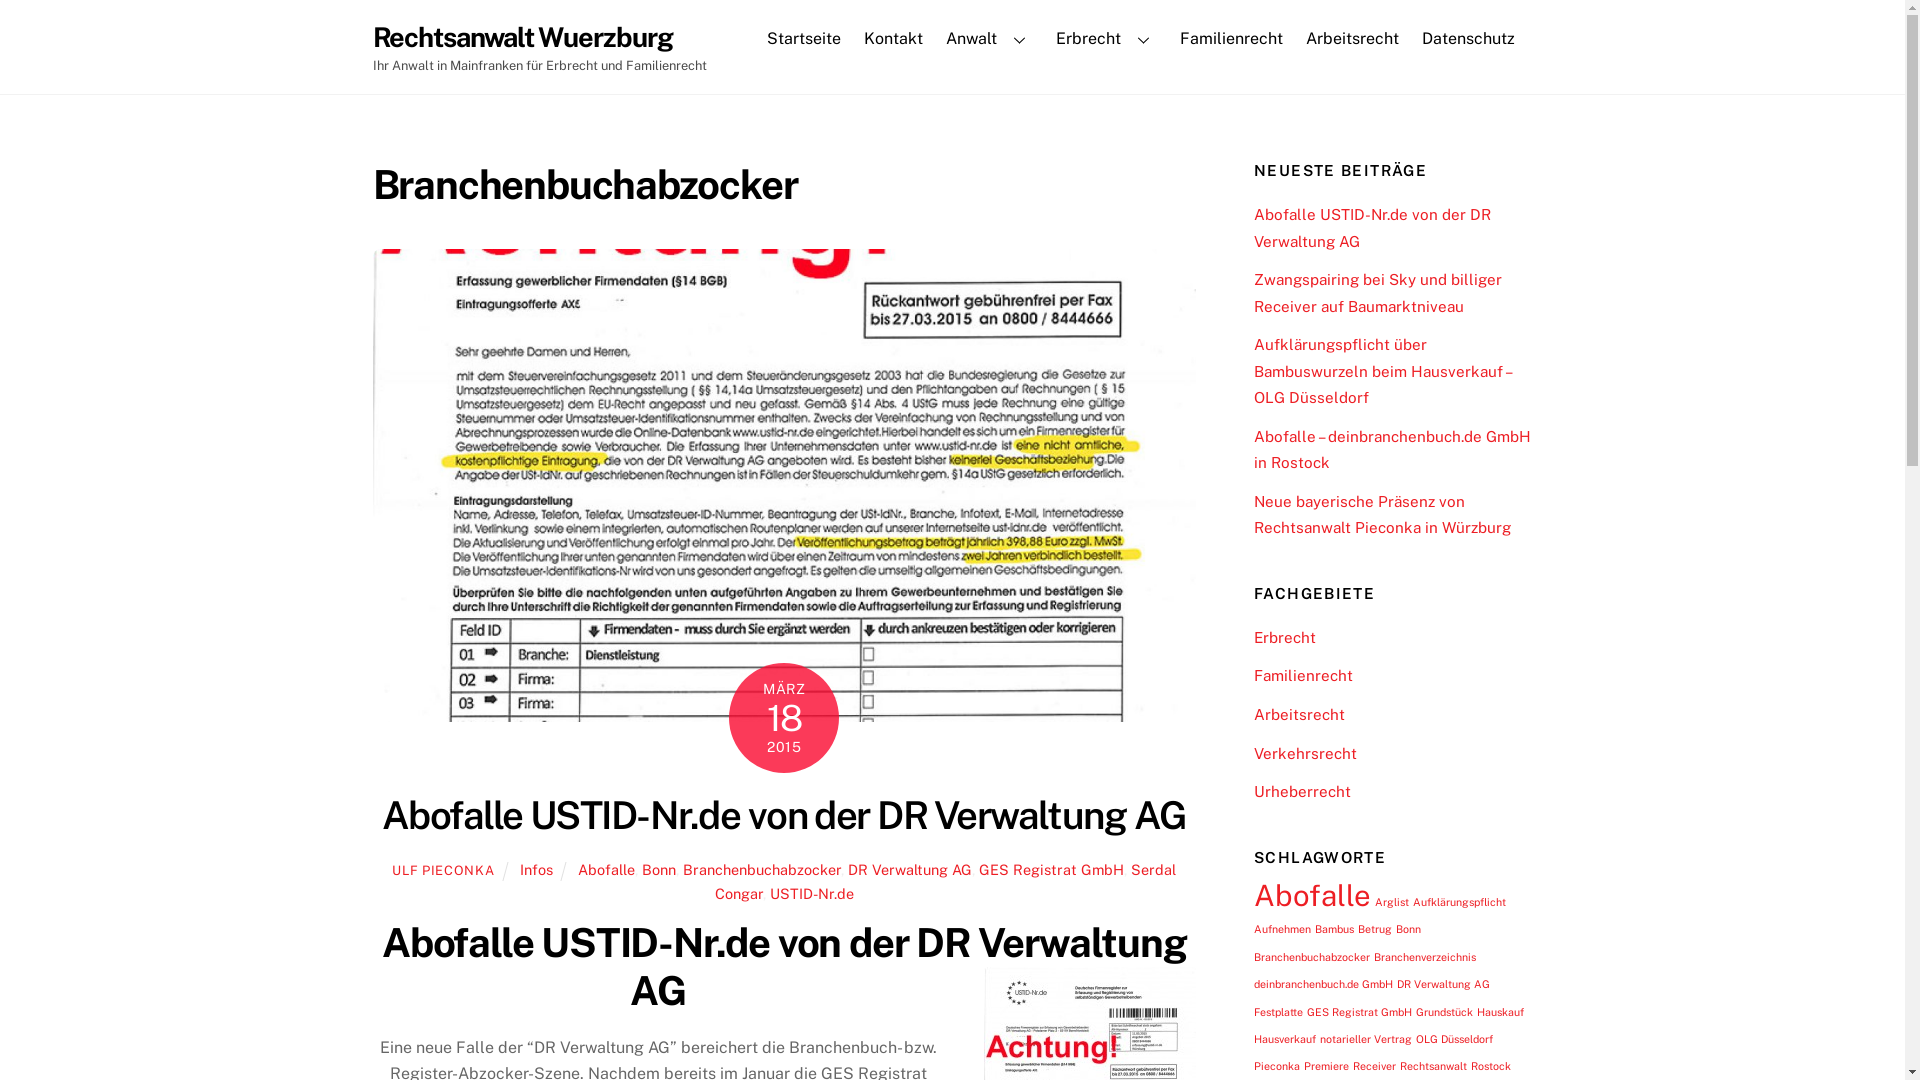  What do you see at coordinates (1305, 753) in the screenshot?
I see `'Verkehrsrecht'` at bounding box center [1305, 753].